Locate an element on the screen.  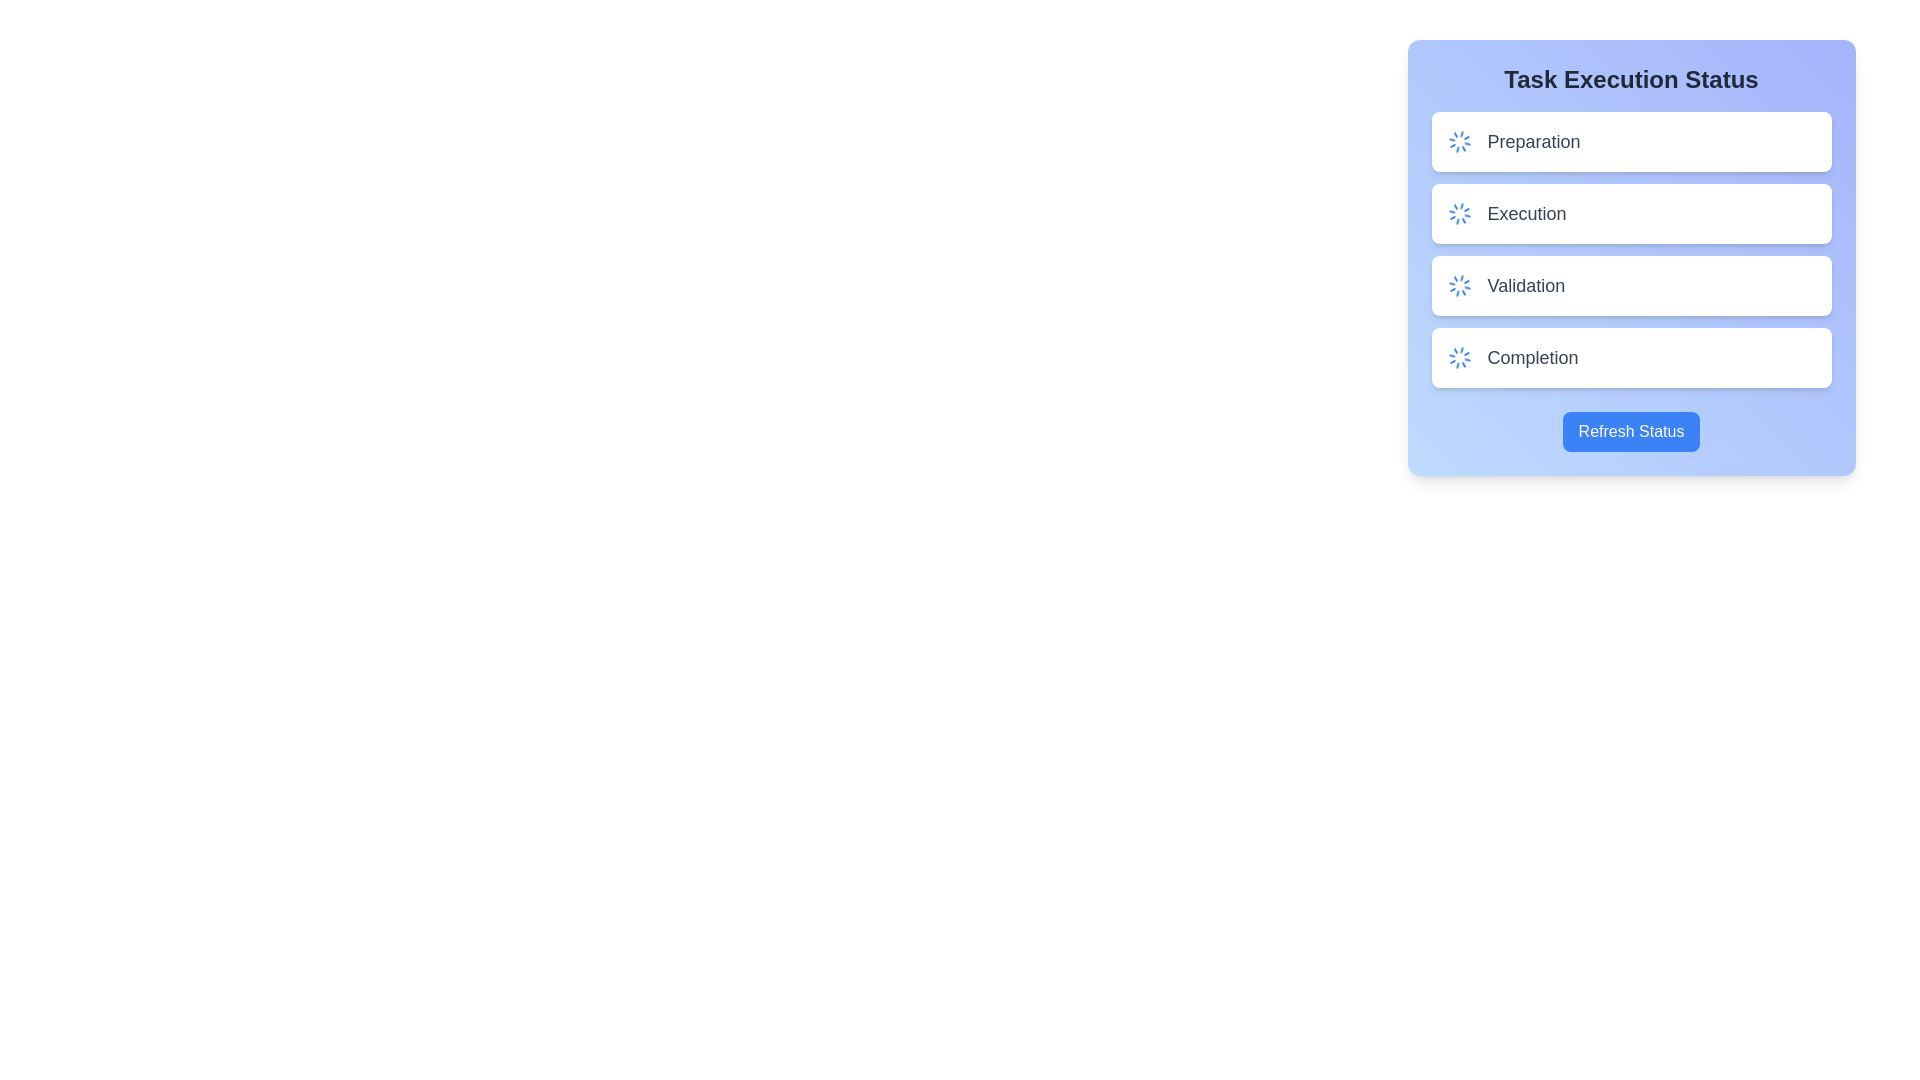
the second step card in the vertical stack under the 'Task Execution Status' header is located at coordinates (1631, 249).